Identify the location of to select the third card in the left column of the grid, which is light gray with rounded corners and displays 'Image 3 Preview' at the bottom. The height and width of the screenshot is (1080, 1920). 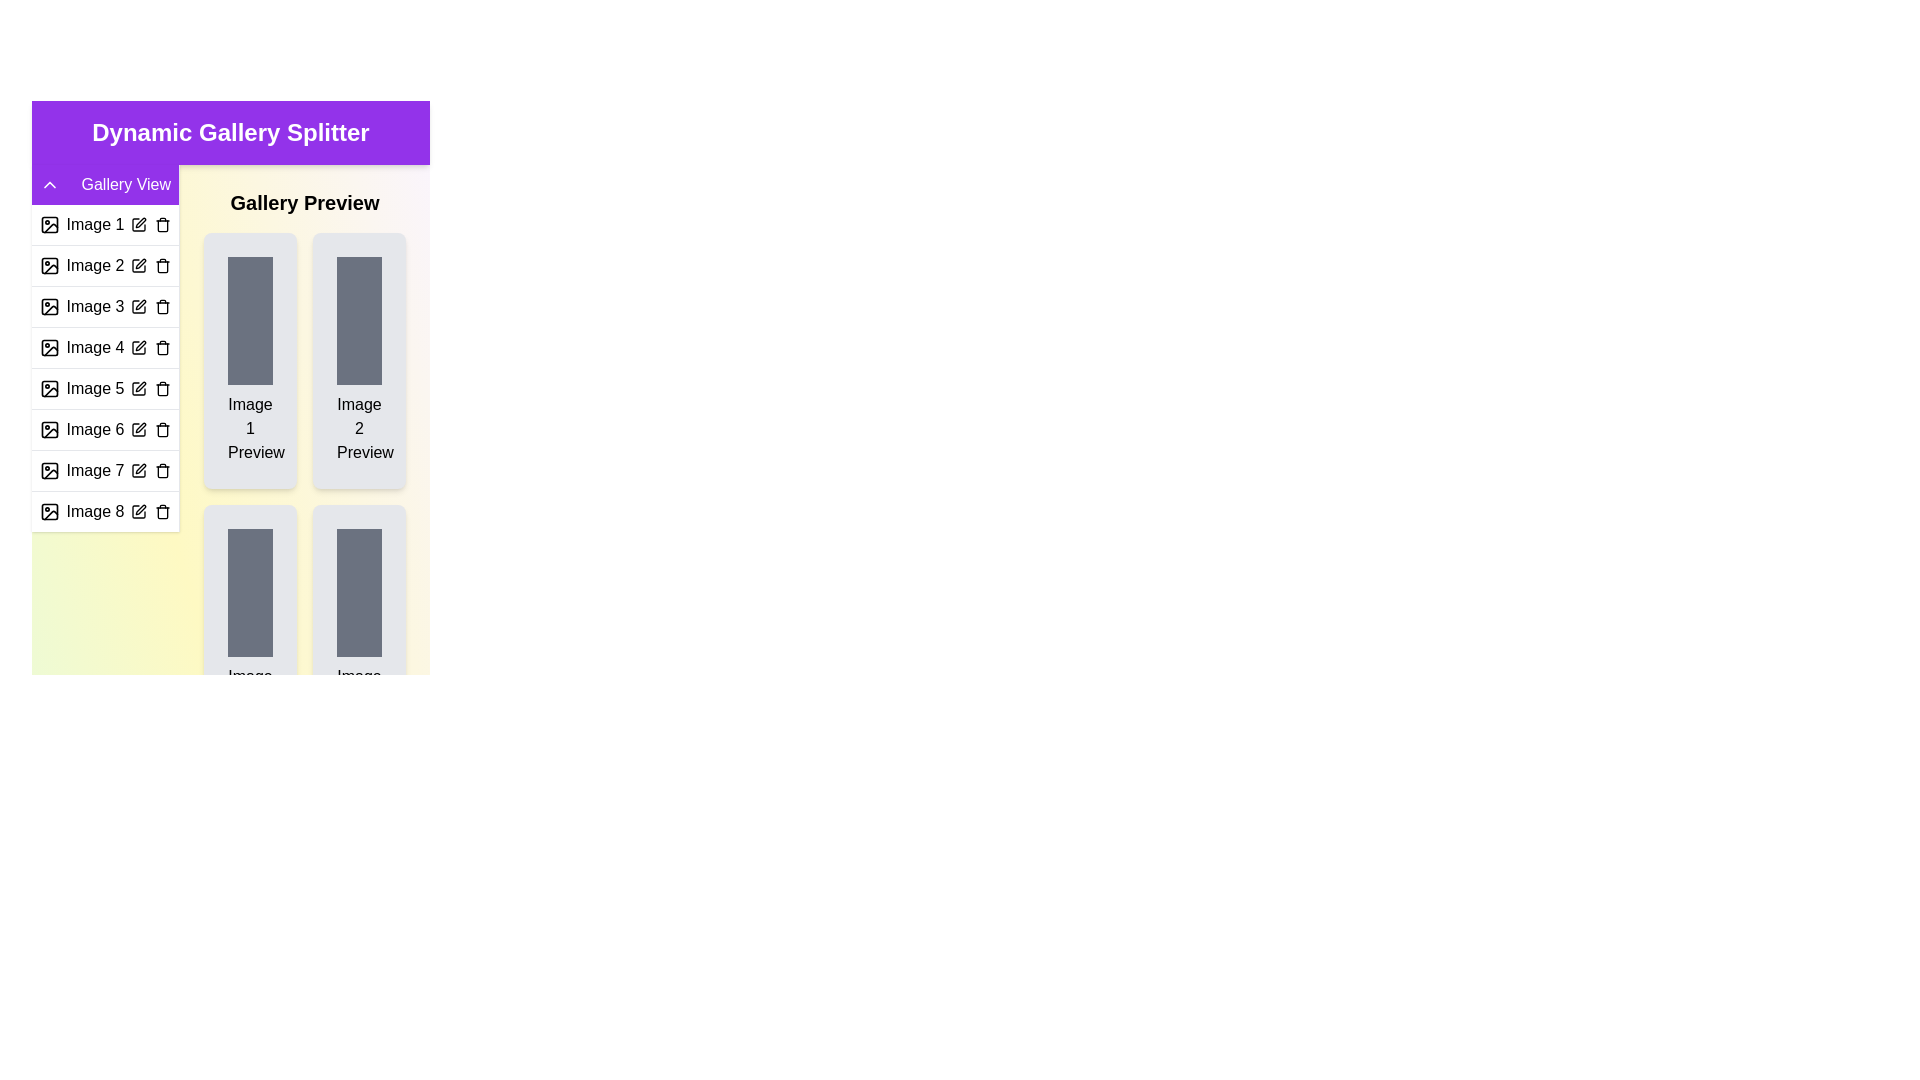
(249, 632).